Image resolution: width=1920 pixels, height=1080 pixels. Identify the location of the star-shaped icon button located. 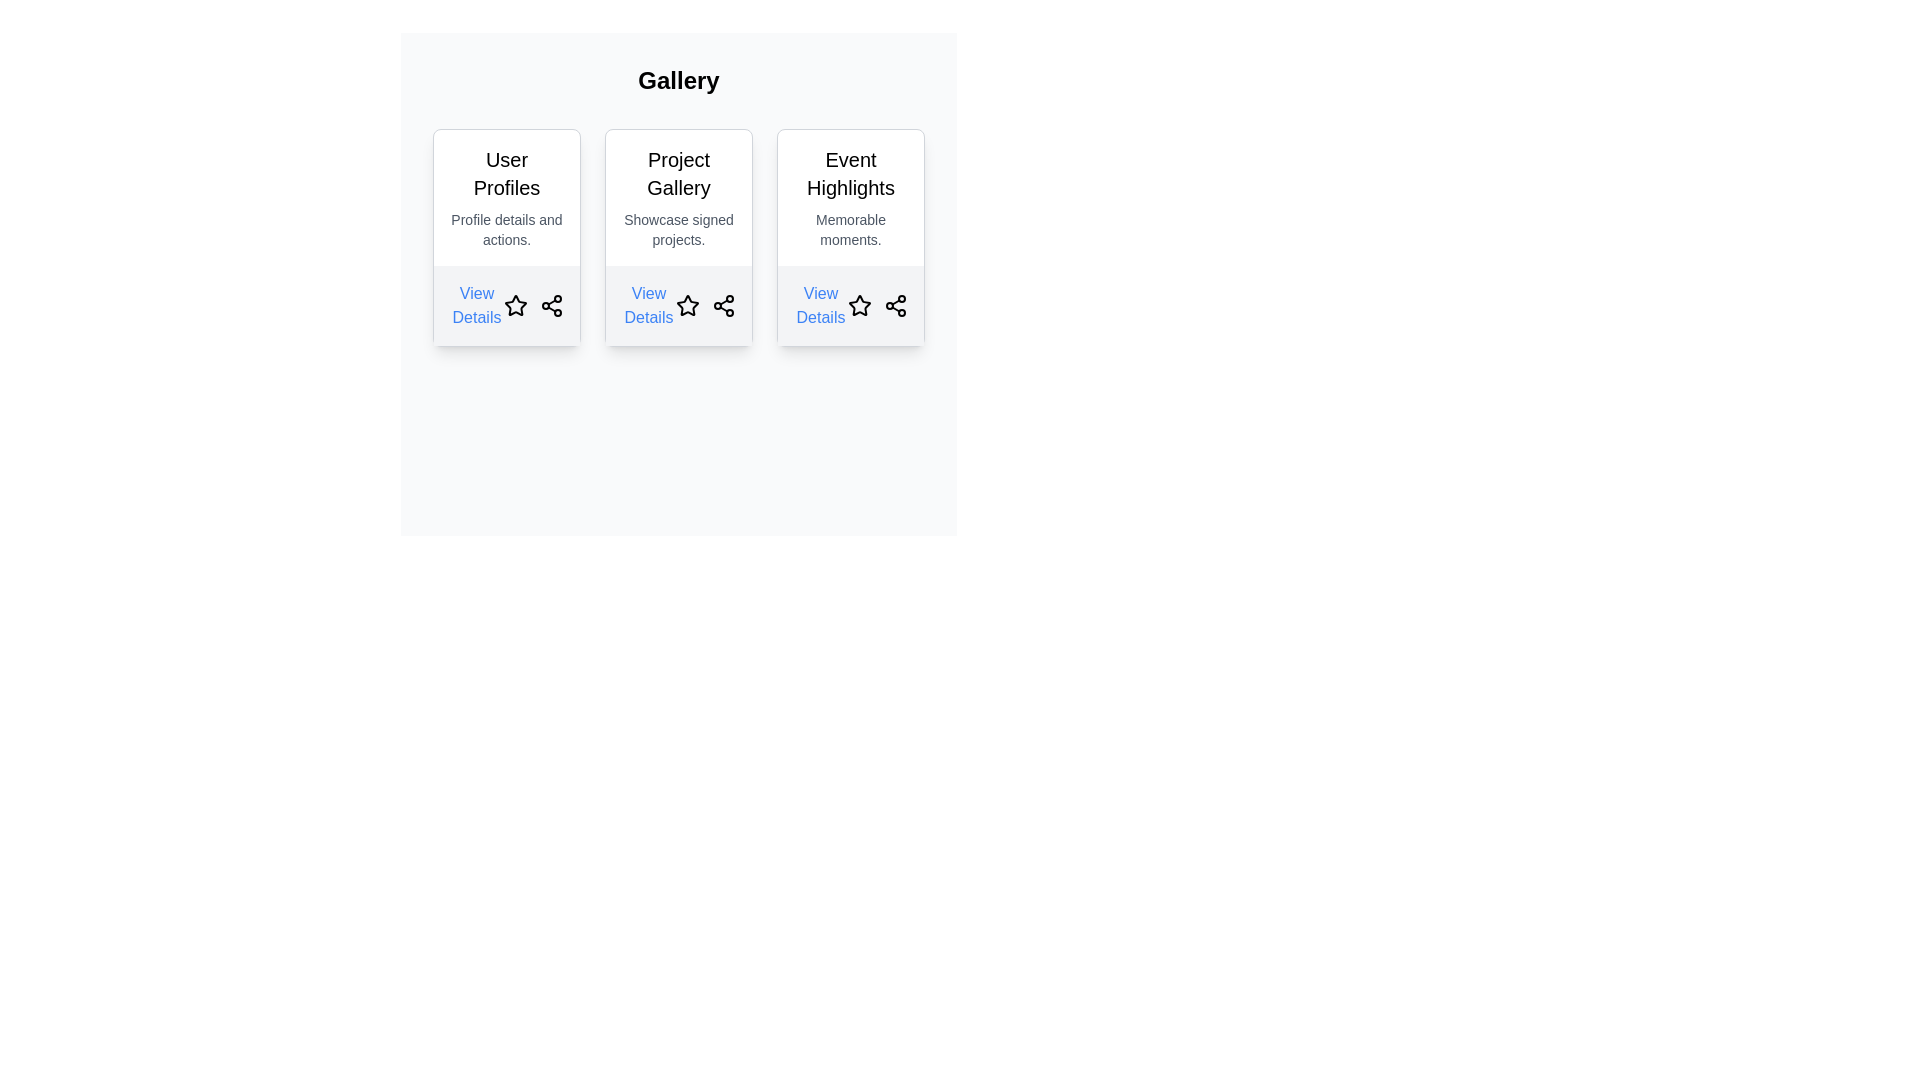
(859, 304).